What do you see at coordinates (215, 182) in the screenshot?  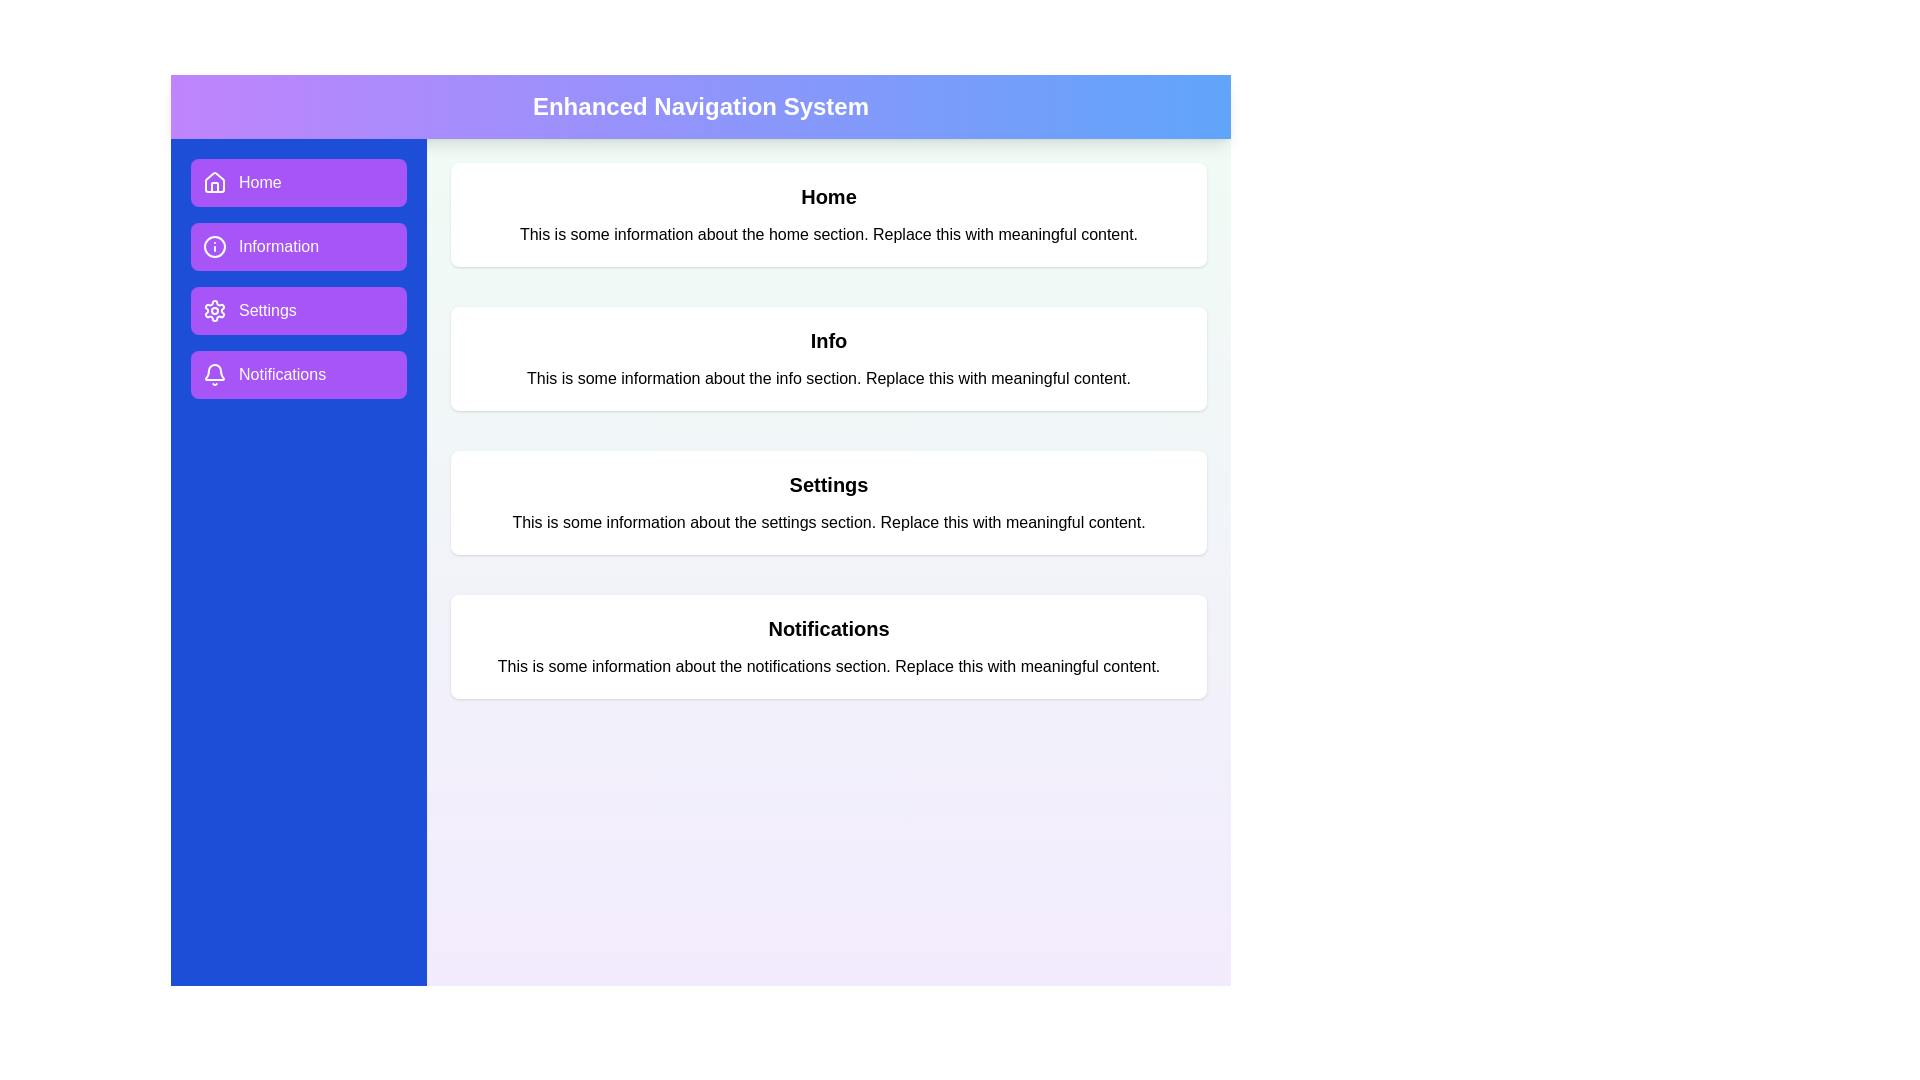 I see `the house-shaped icon located within the 'Home' button in the left sidebar navigation menu, which is the first icon associated with the text 'Home'` at bounding box center [215, 182].